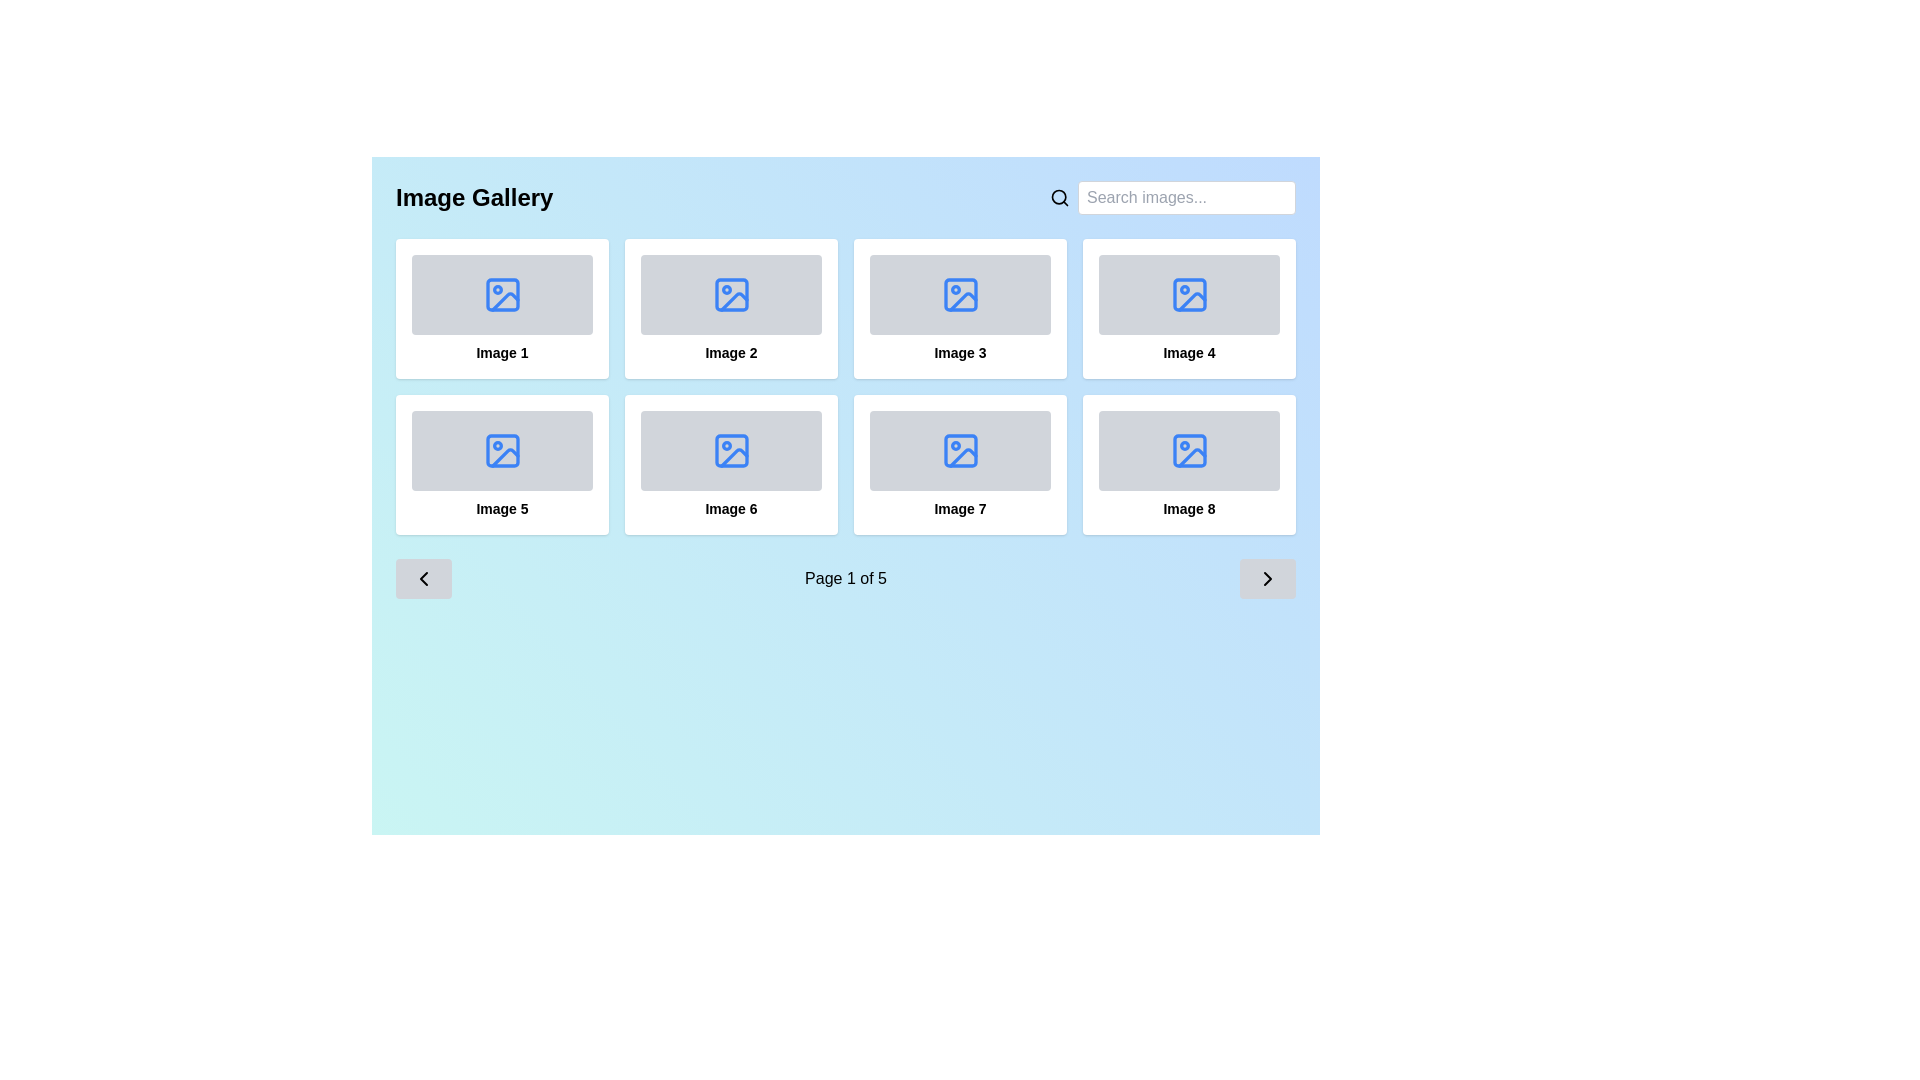 The width and height of the screenshot is (1920, 1080). What do you see at coordinates (960, 451) in the screenshot?
I see `the decorative background element within the image icon located in the second row and third column of the grid layout labeled 'Image 7'` at bounding box center [960, 451].